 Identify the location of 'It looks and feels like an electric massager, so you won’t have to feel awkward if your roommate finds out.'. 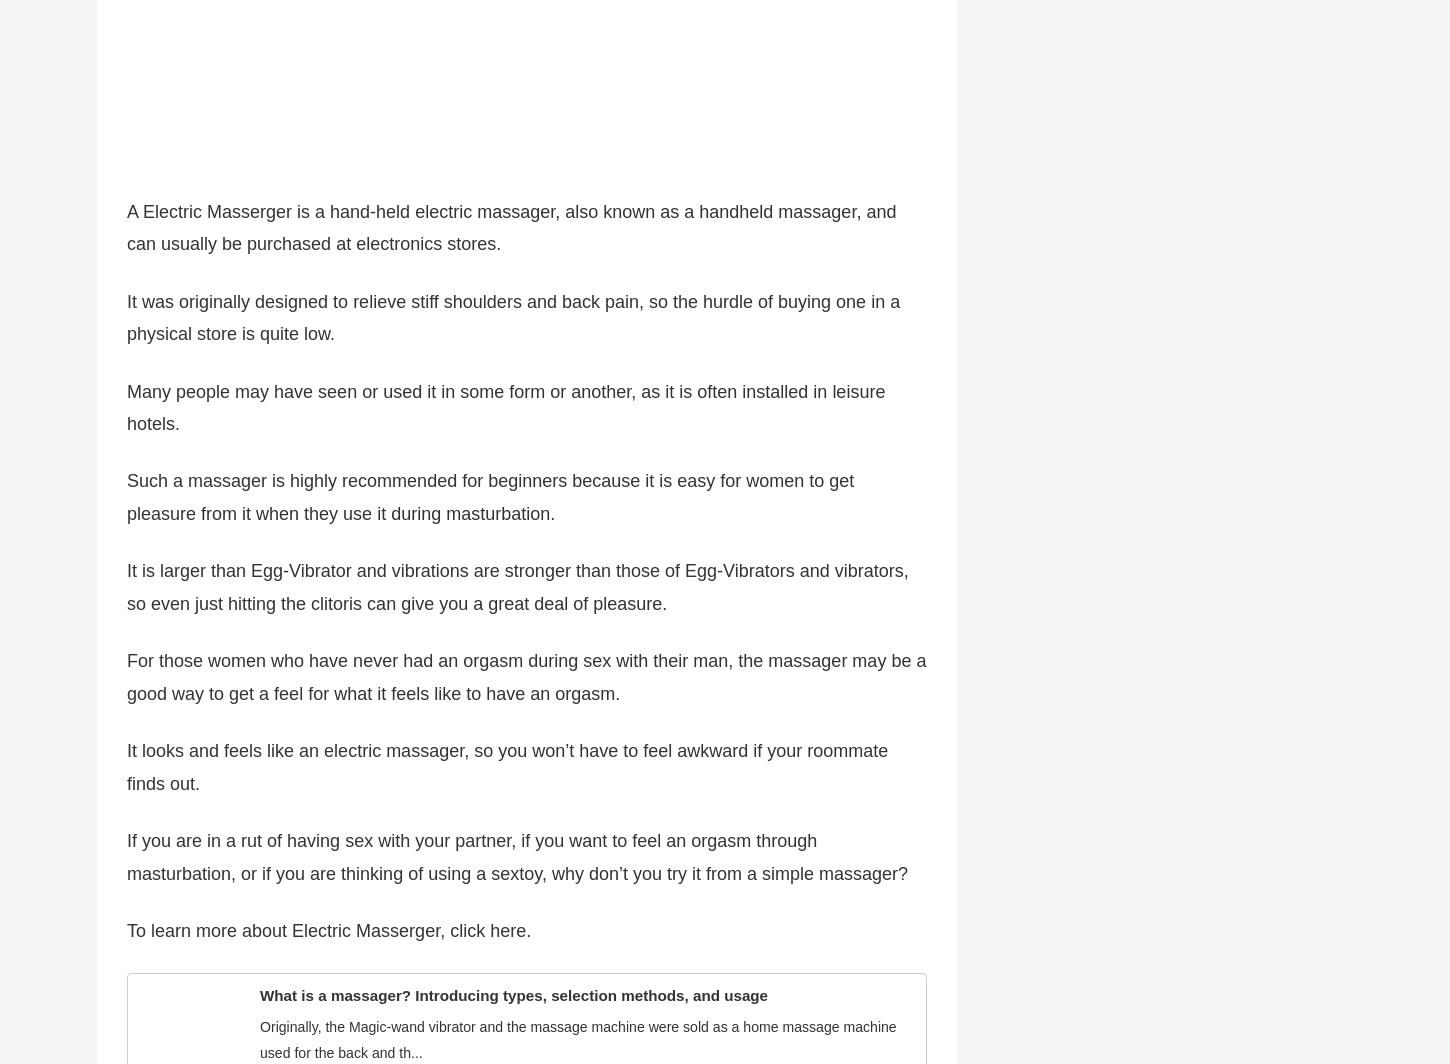
(507, 777).